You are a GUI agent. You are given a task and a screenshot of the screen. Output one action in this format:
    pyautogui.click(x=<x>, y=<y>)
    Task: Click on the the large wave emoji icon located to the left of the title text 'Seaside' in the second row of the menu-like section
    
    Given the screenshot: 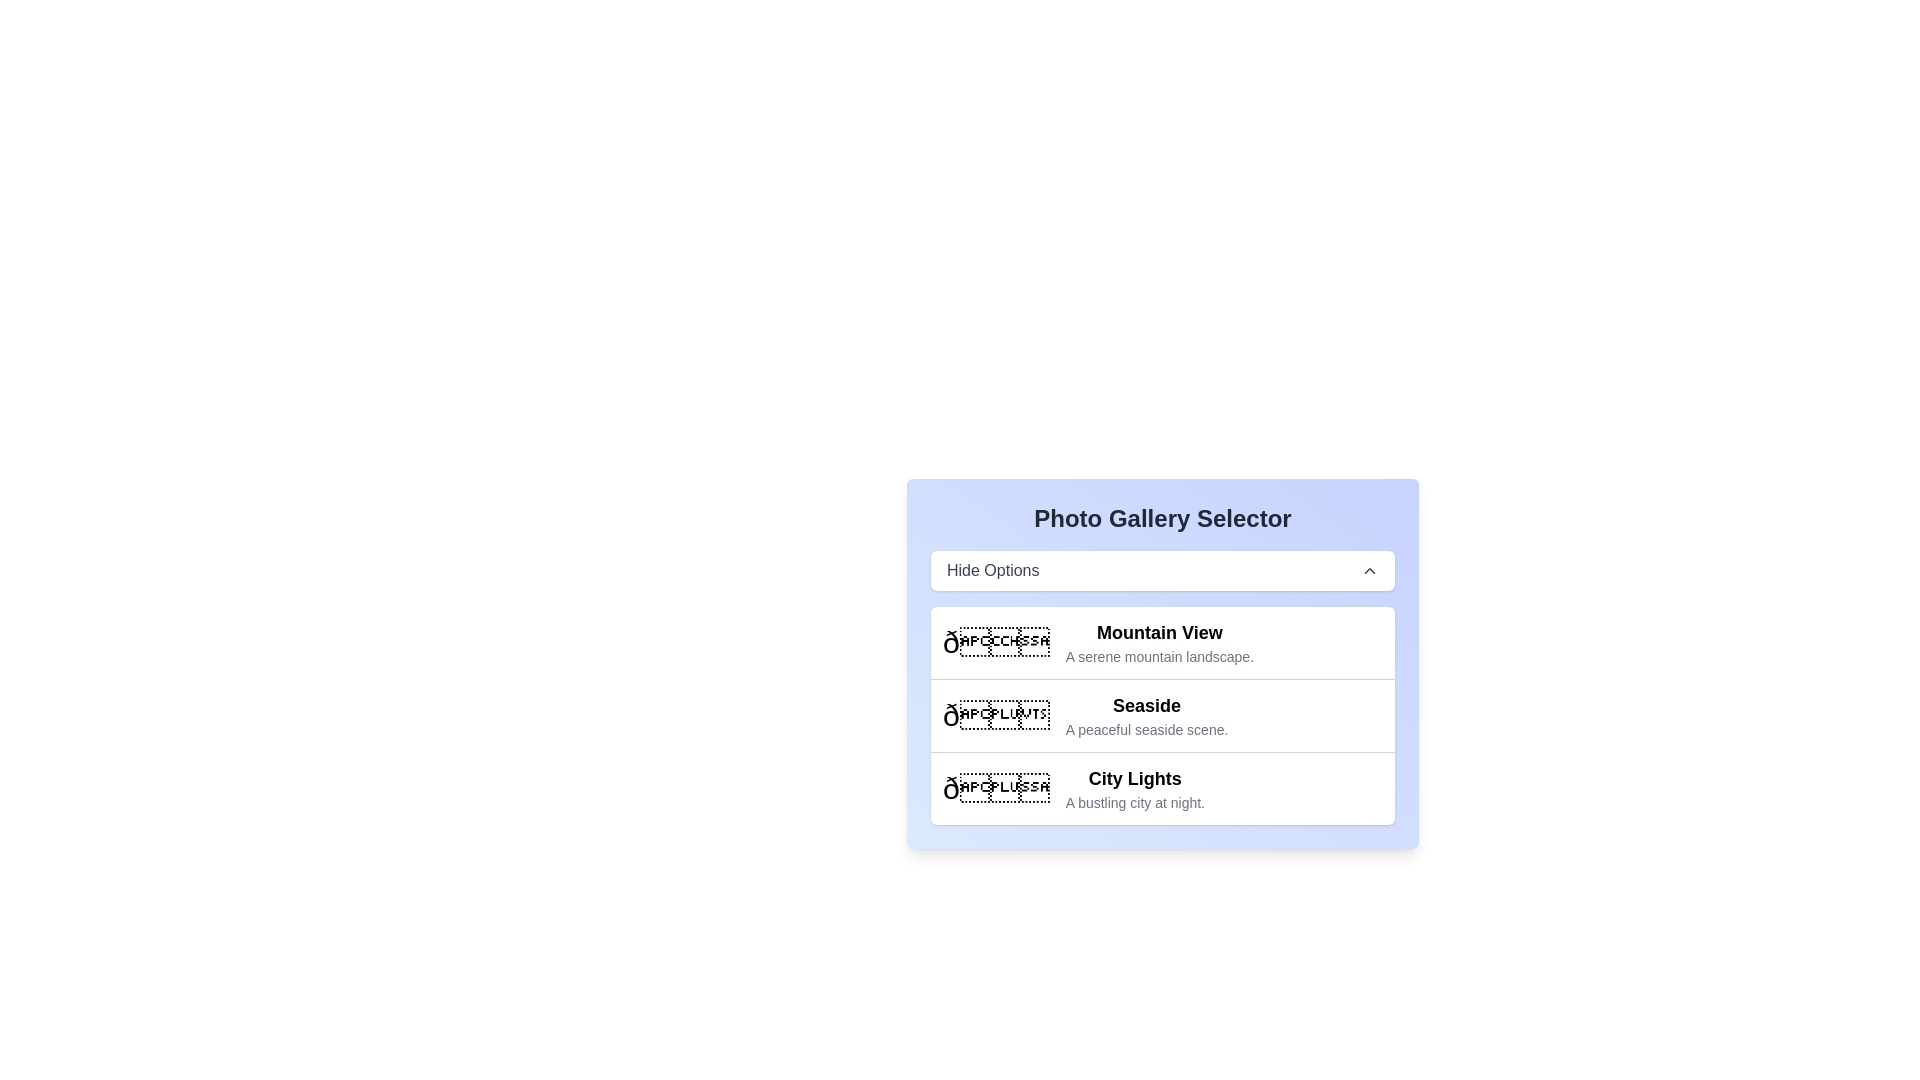 What is the action you would take?
    pyautogui.click(x=996, y=715)
    